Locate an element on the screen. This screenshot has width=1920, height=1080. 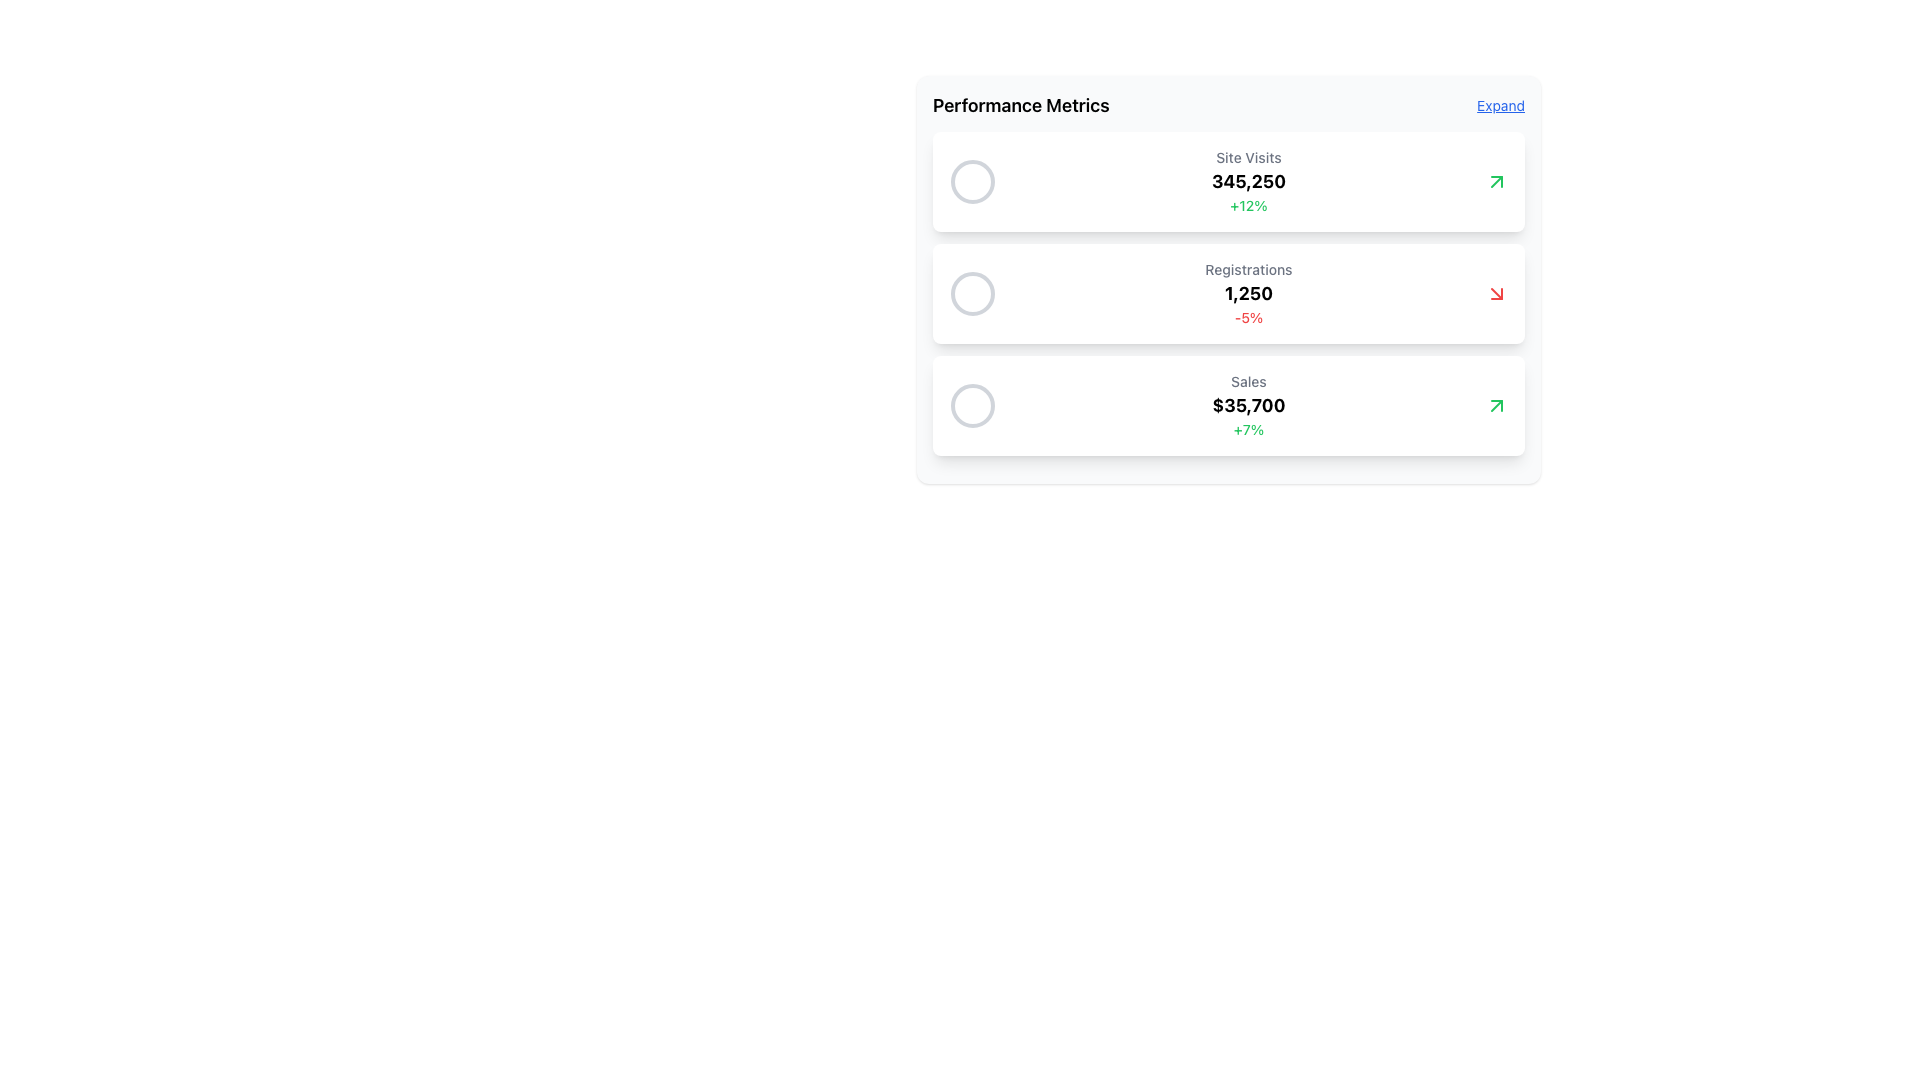
the informational text label that displays a numerical metric related to registrations, positioned beneath 'Registrations' and above '-5%' is located at coordinates (1247, 293).